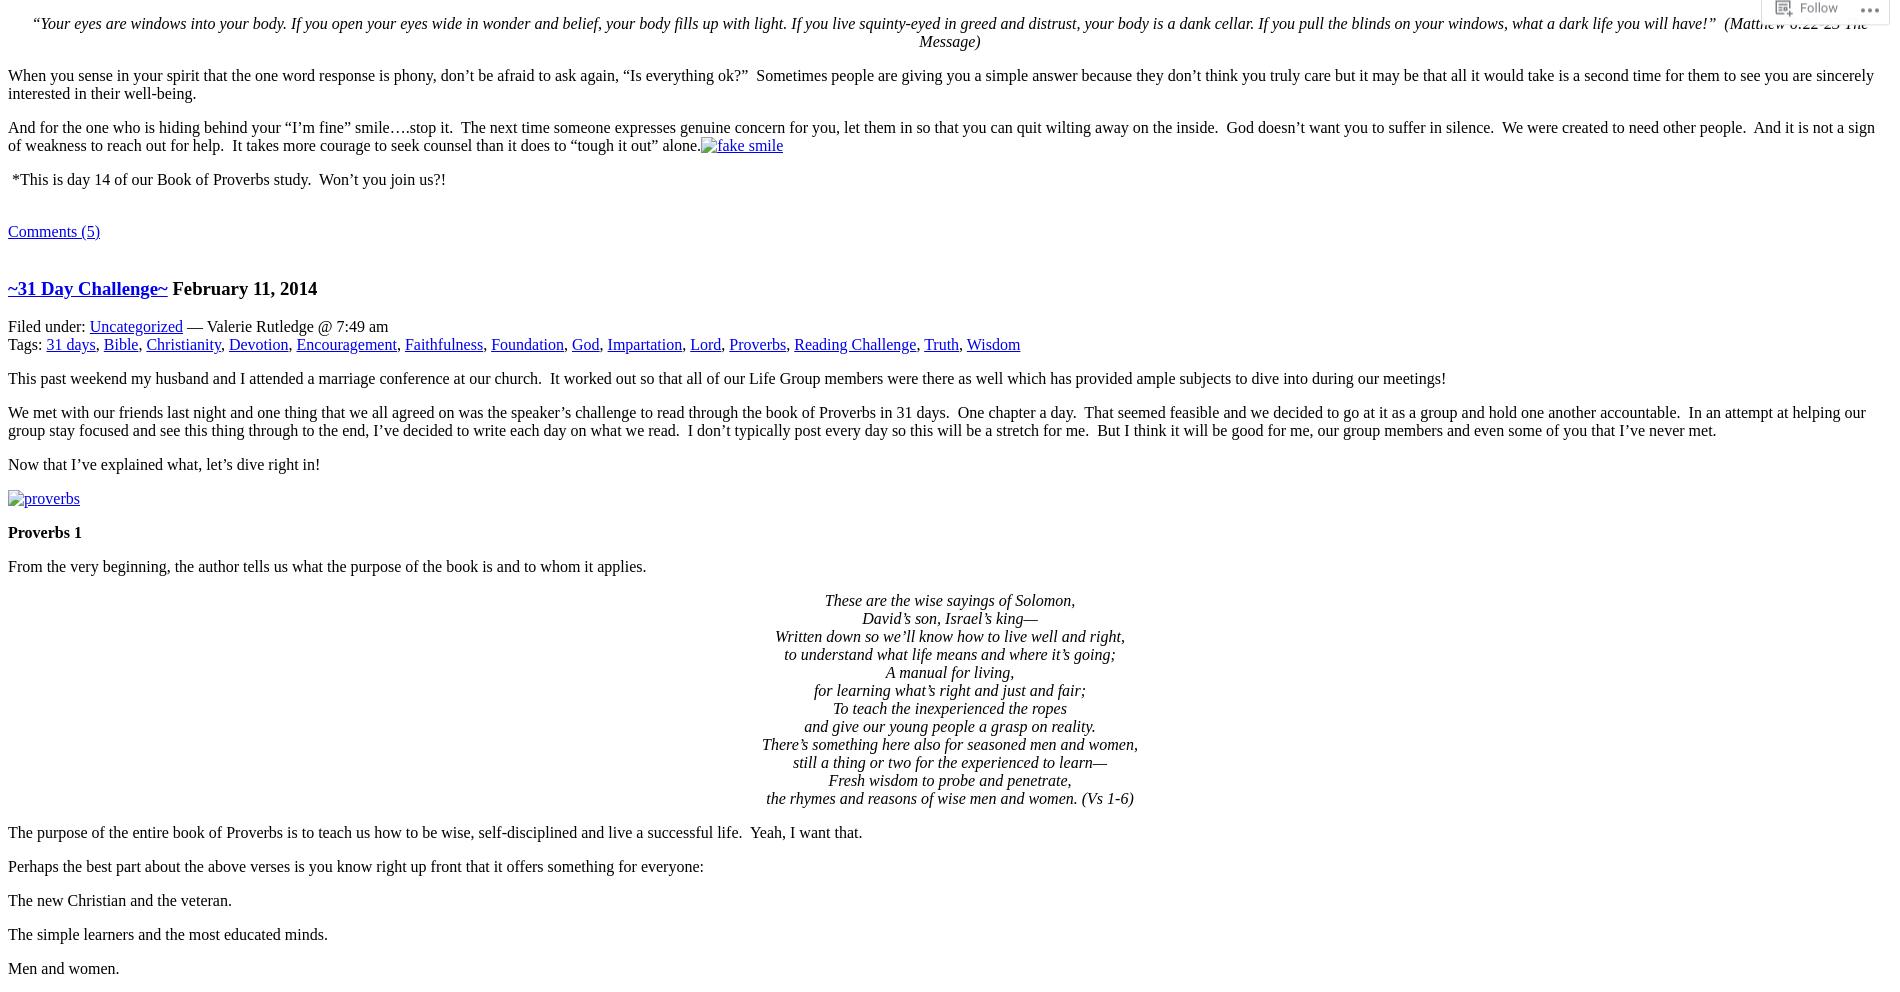 The height and width of the screenshot is (992, 1900). Describe the element at coordinates (948, 654) in the screenshot. I see `'to understand what life means and where it’s going;'` at that location.